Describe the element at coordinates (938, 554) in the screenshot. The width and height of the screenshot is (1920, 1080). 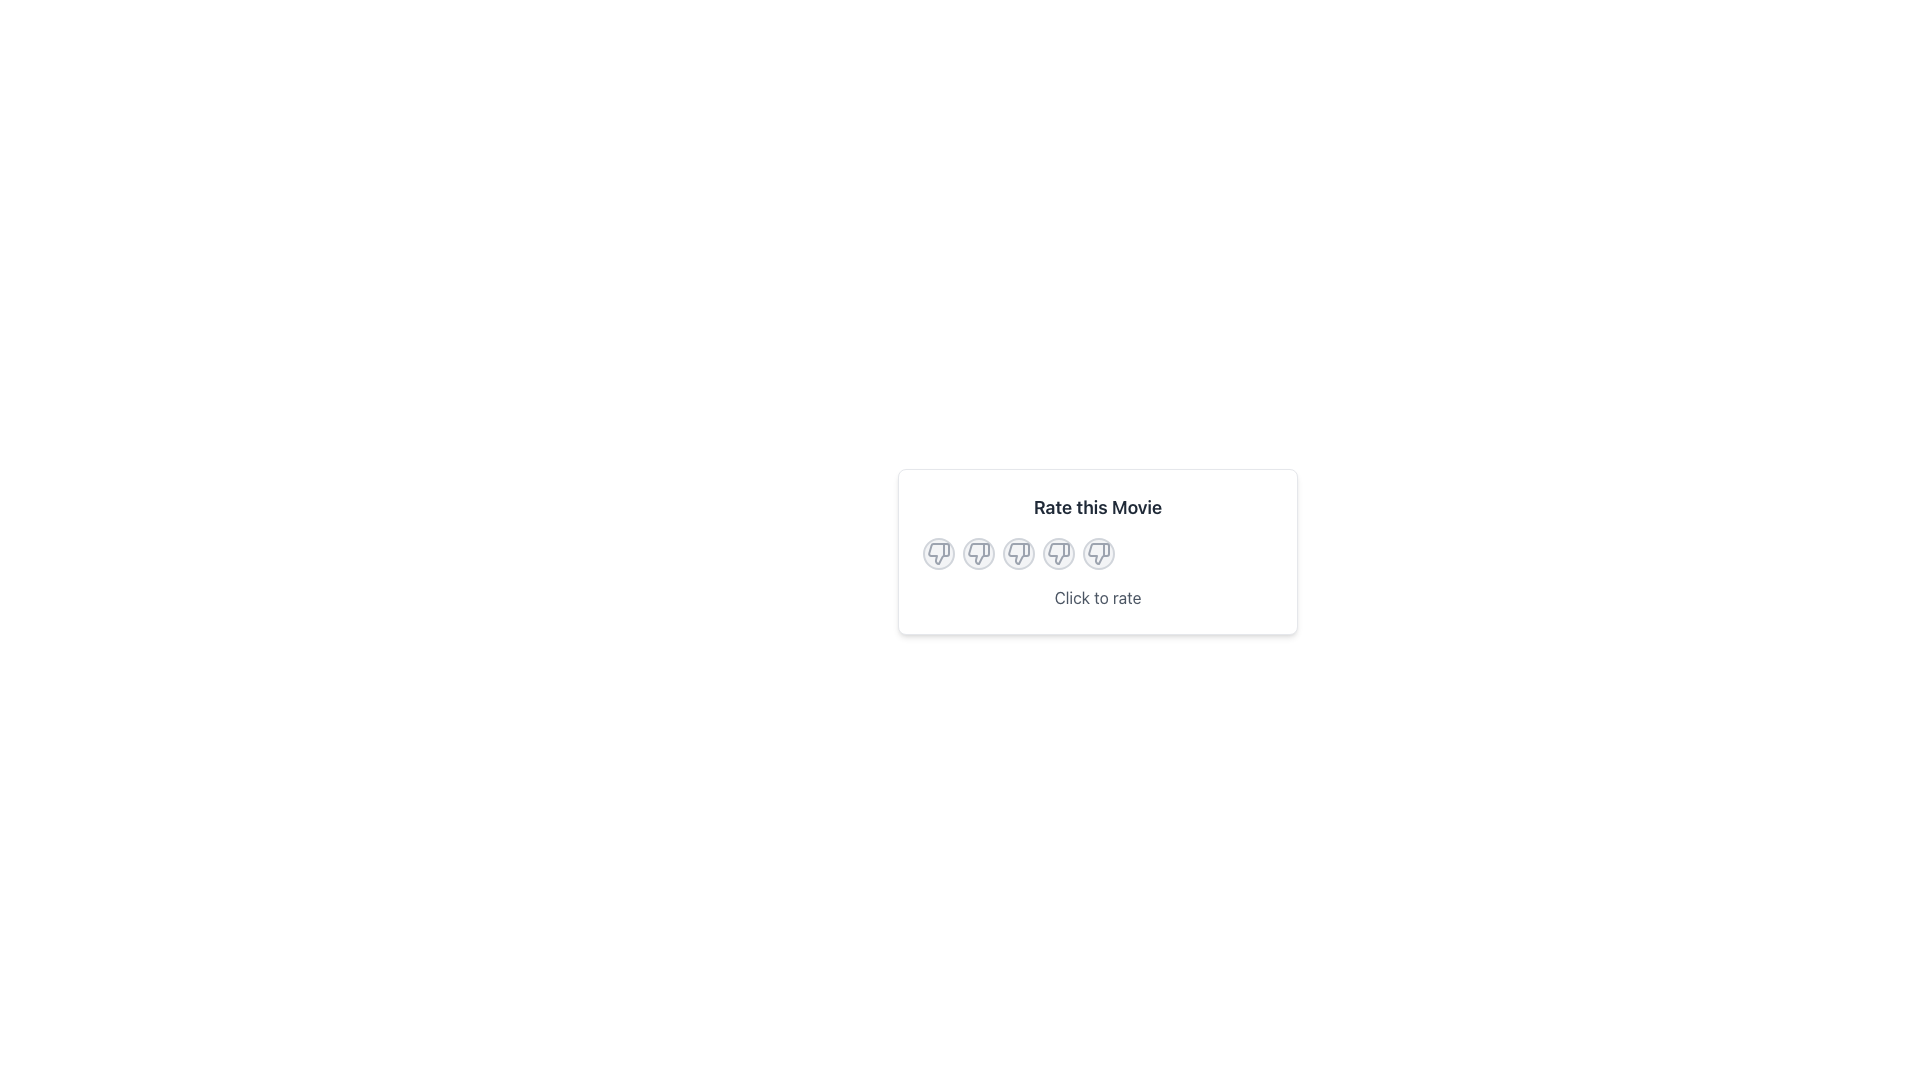
I see `the dissatisfaction button with icon located below 'Rate this Movie'` at that location.